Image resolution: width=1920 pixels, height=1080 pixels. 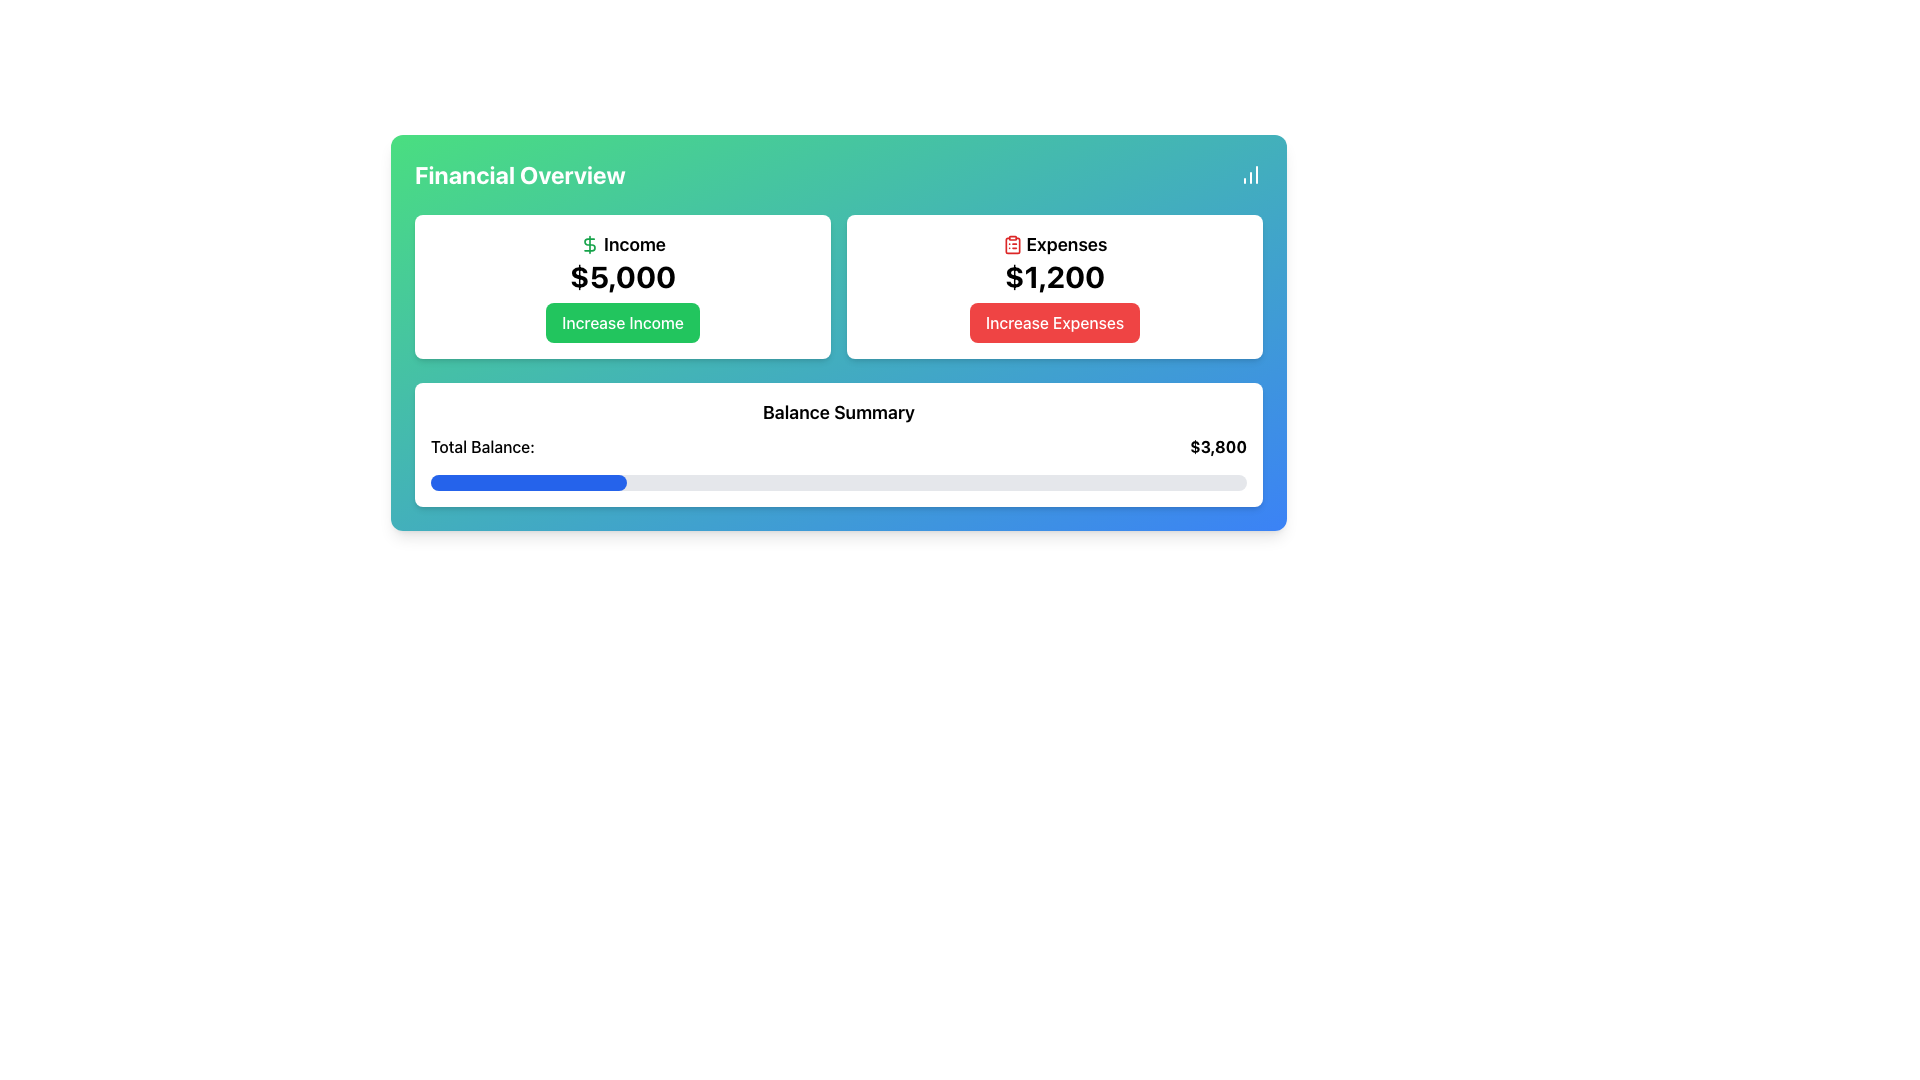 What do you see at coordinates (839, 411) in the screenshot?
I see `the text label 'Balance Summary', which is a bold heading prominently positioned at the top of the financial balance information card` at bounding box center [839, 411].